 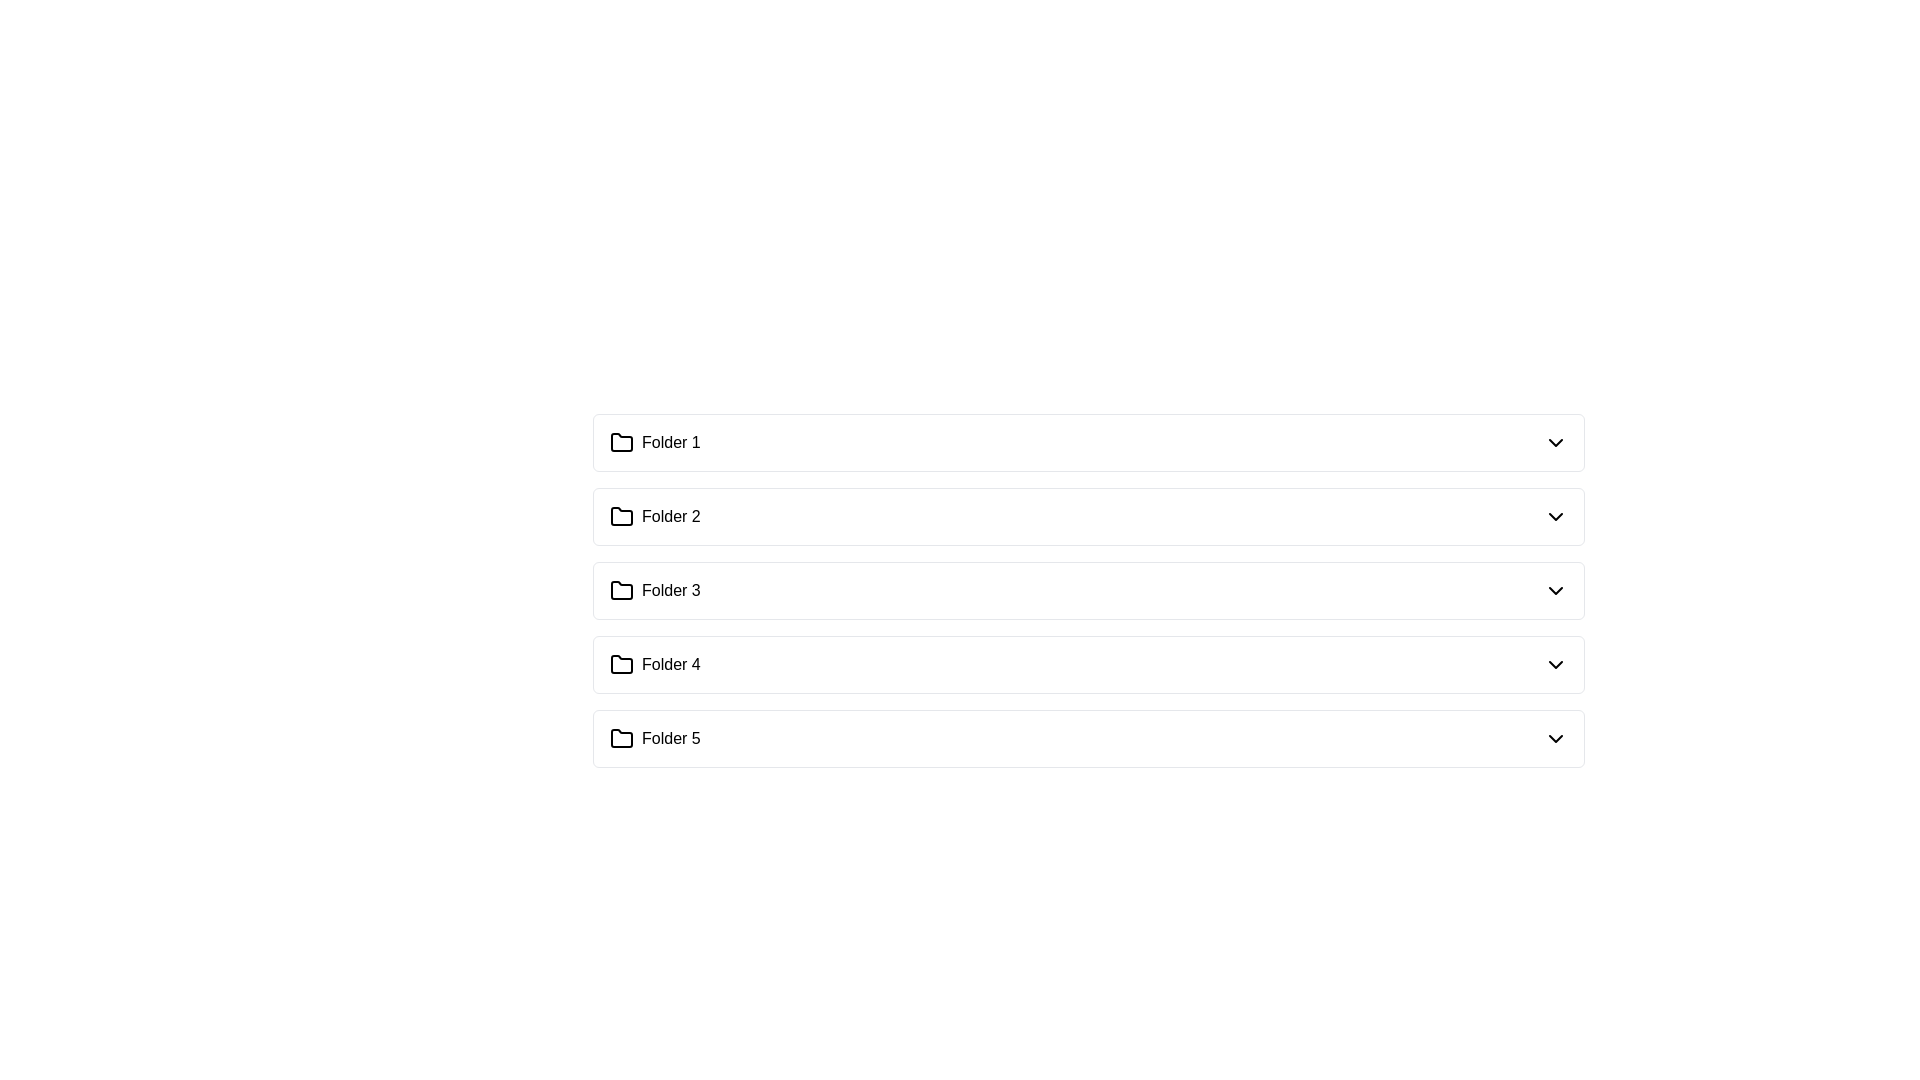 What do you see at coordinates (1088, 442) in the screenshot?
I see `the 'Folder 1' button` at bounding box center [1088, 442].